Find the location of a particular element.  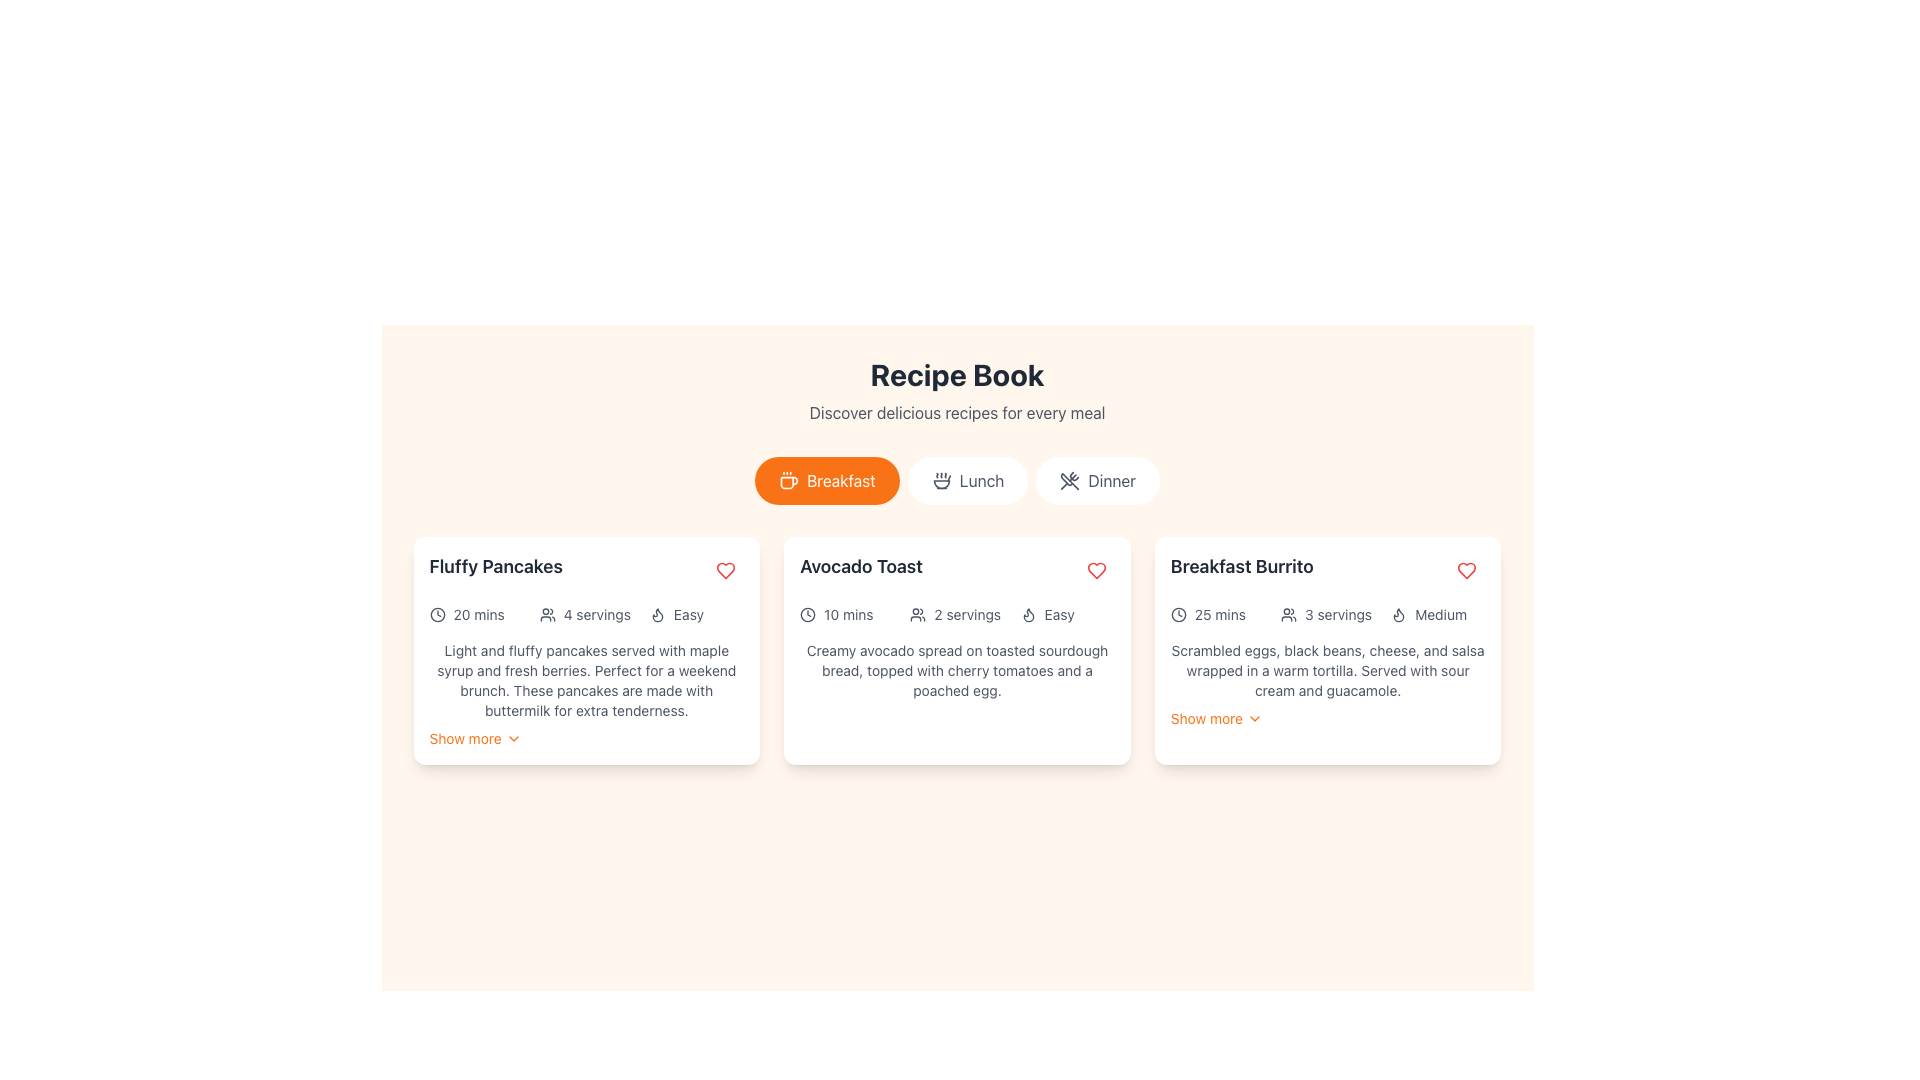

the '10 mins' label with an icon is located at coordinates (847, 613).